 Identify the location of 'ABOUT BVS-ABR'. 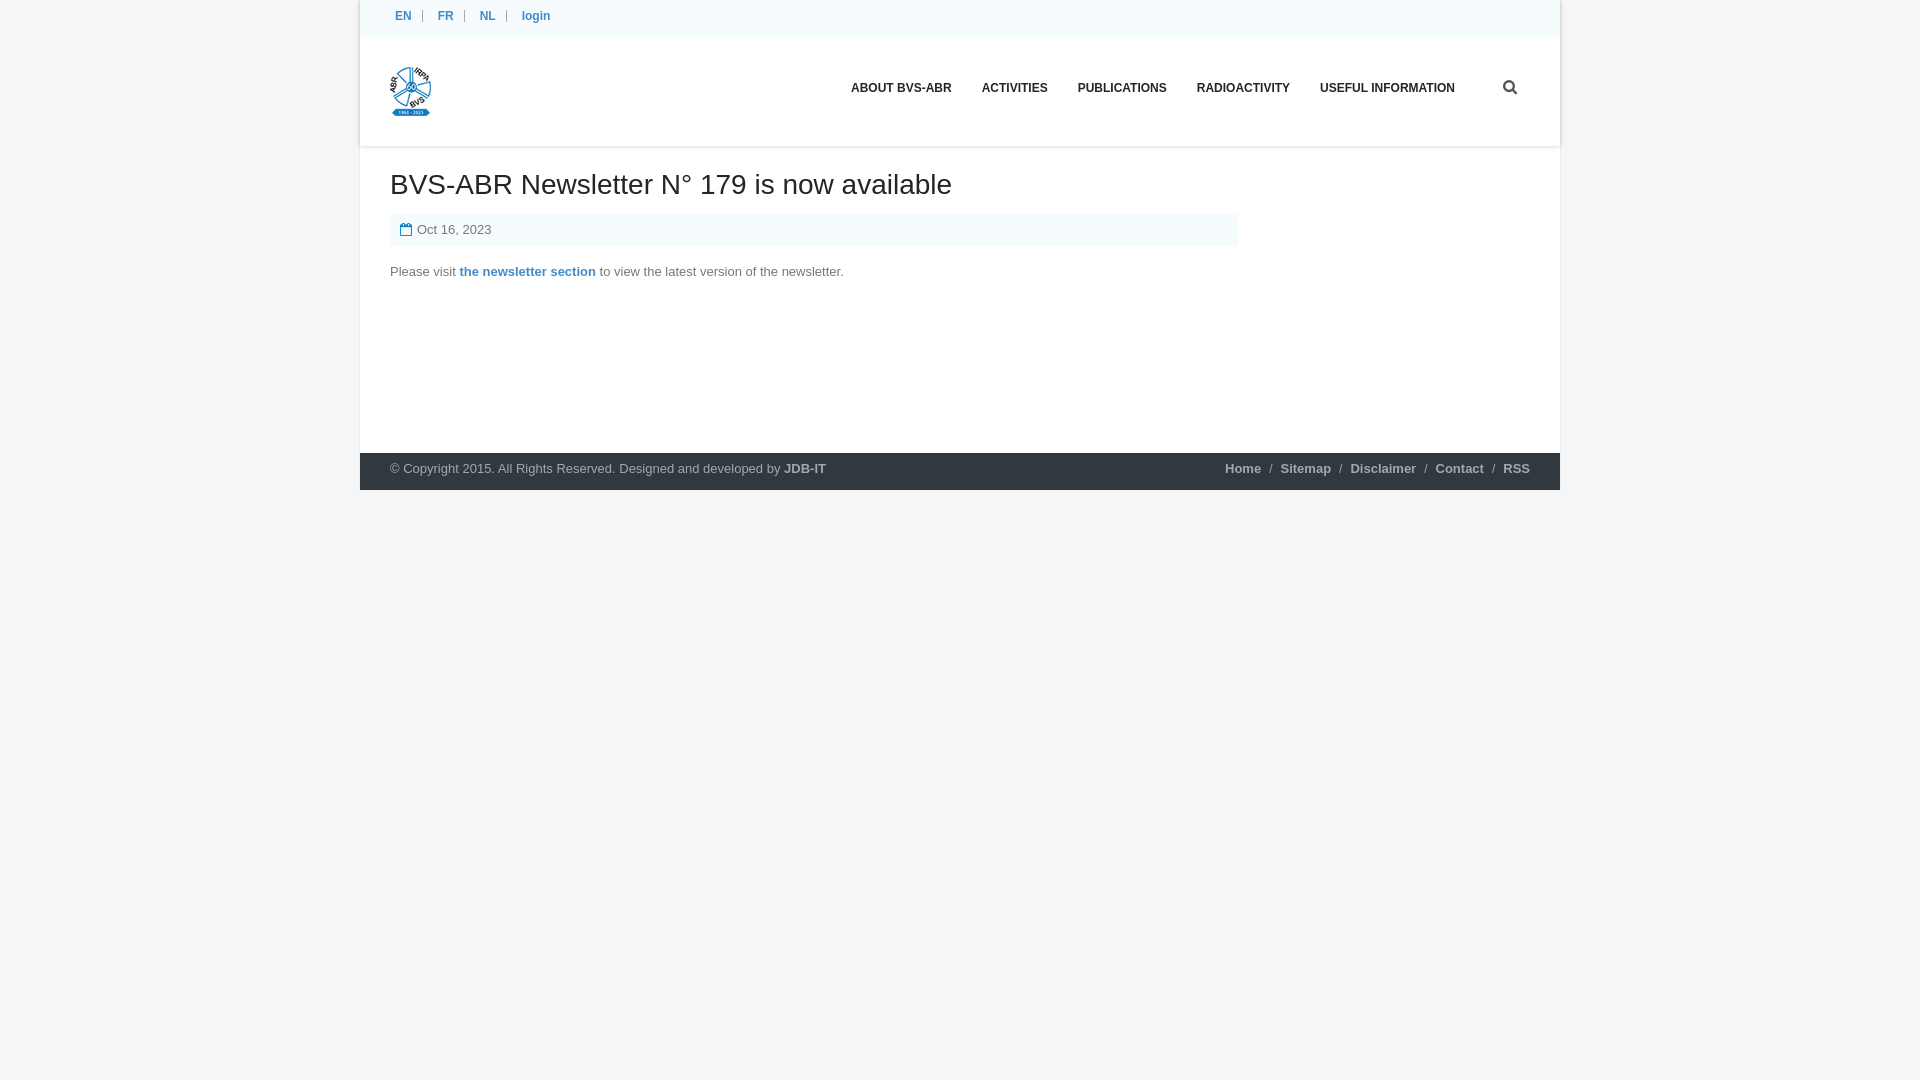
(900, 86).